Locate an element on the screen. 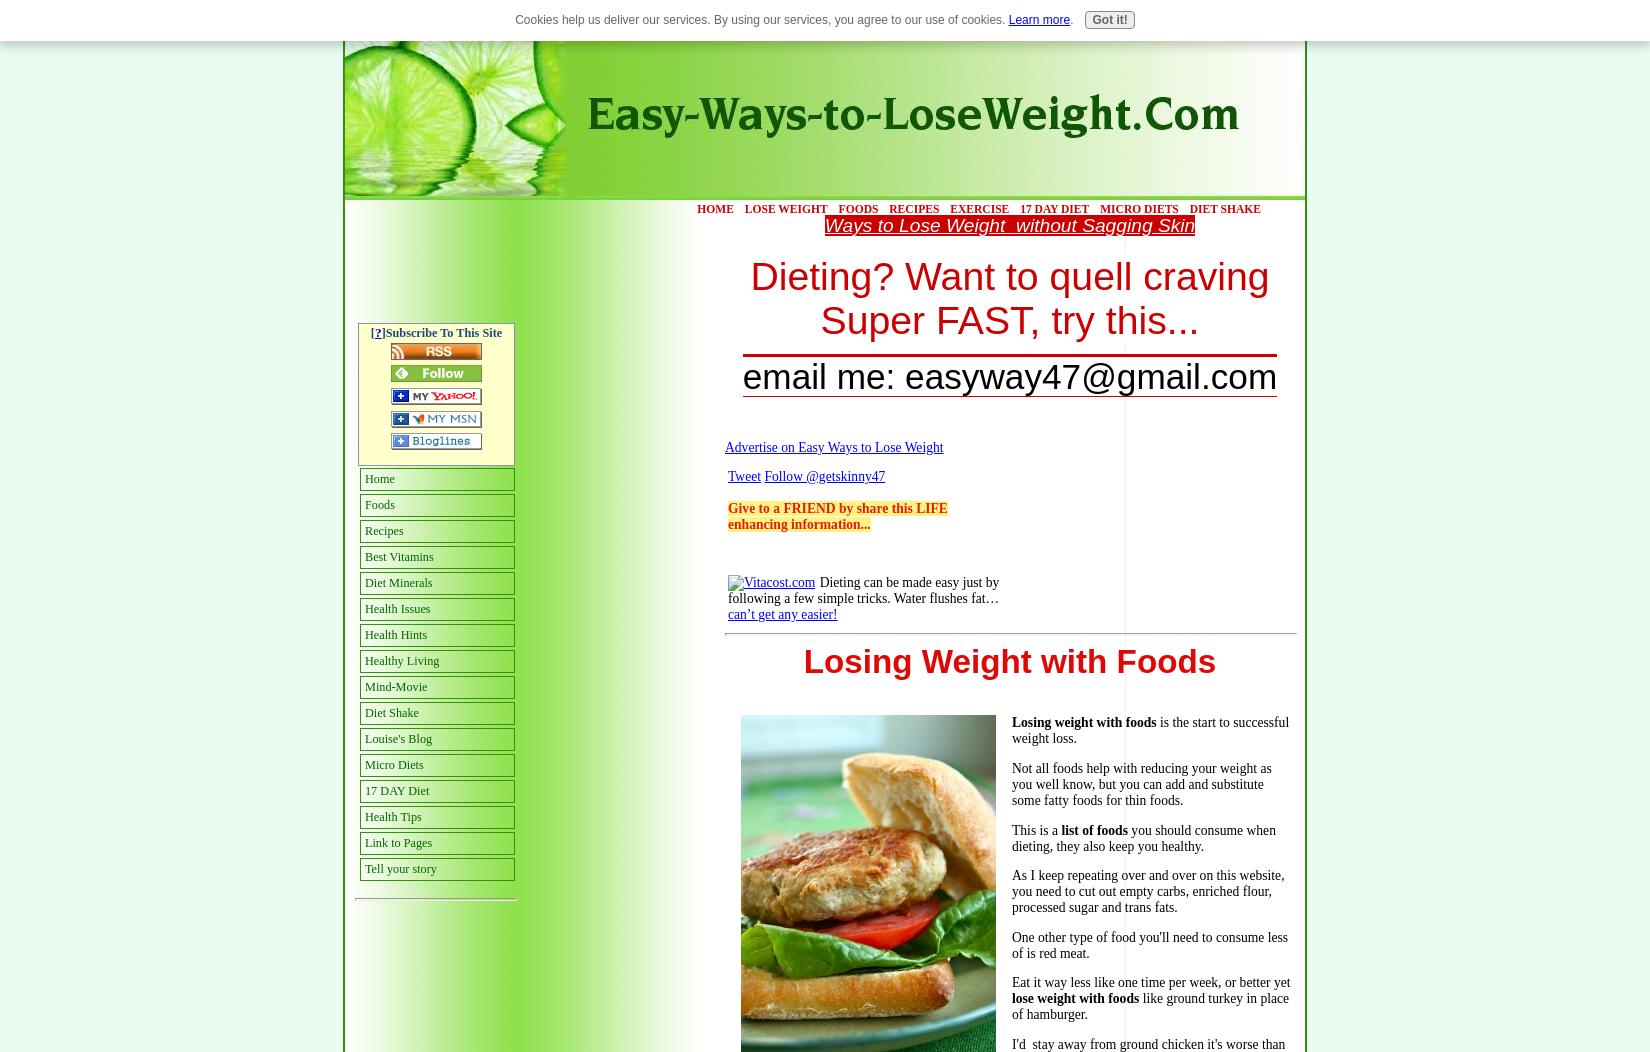 The height and width of the screenshot is (1052, 1650). 'Mind-Movie' is located at coordinates (396, 685).